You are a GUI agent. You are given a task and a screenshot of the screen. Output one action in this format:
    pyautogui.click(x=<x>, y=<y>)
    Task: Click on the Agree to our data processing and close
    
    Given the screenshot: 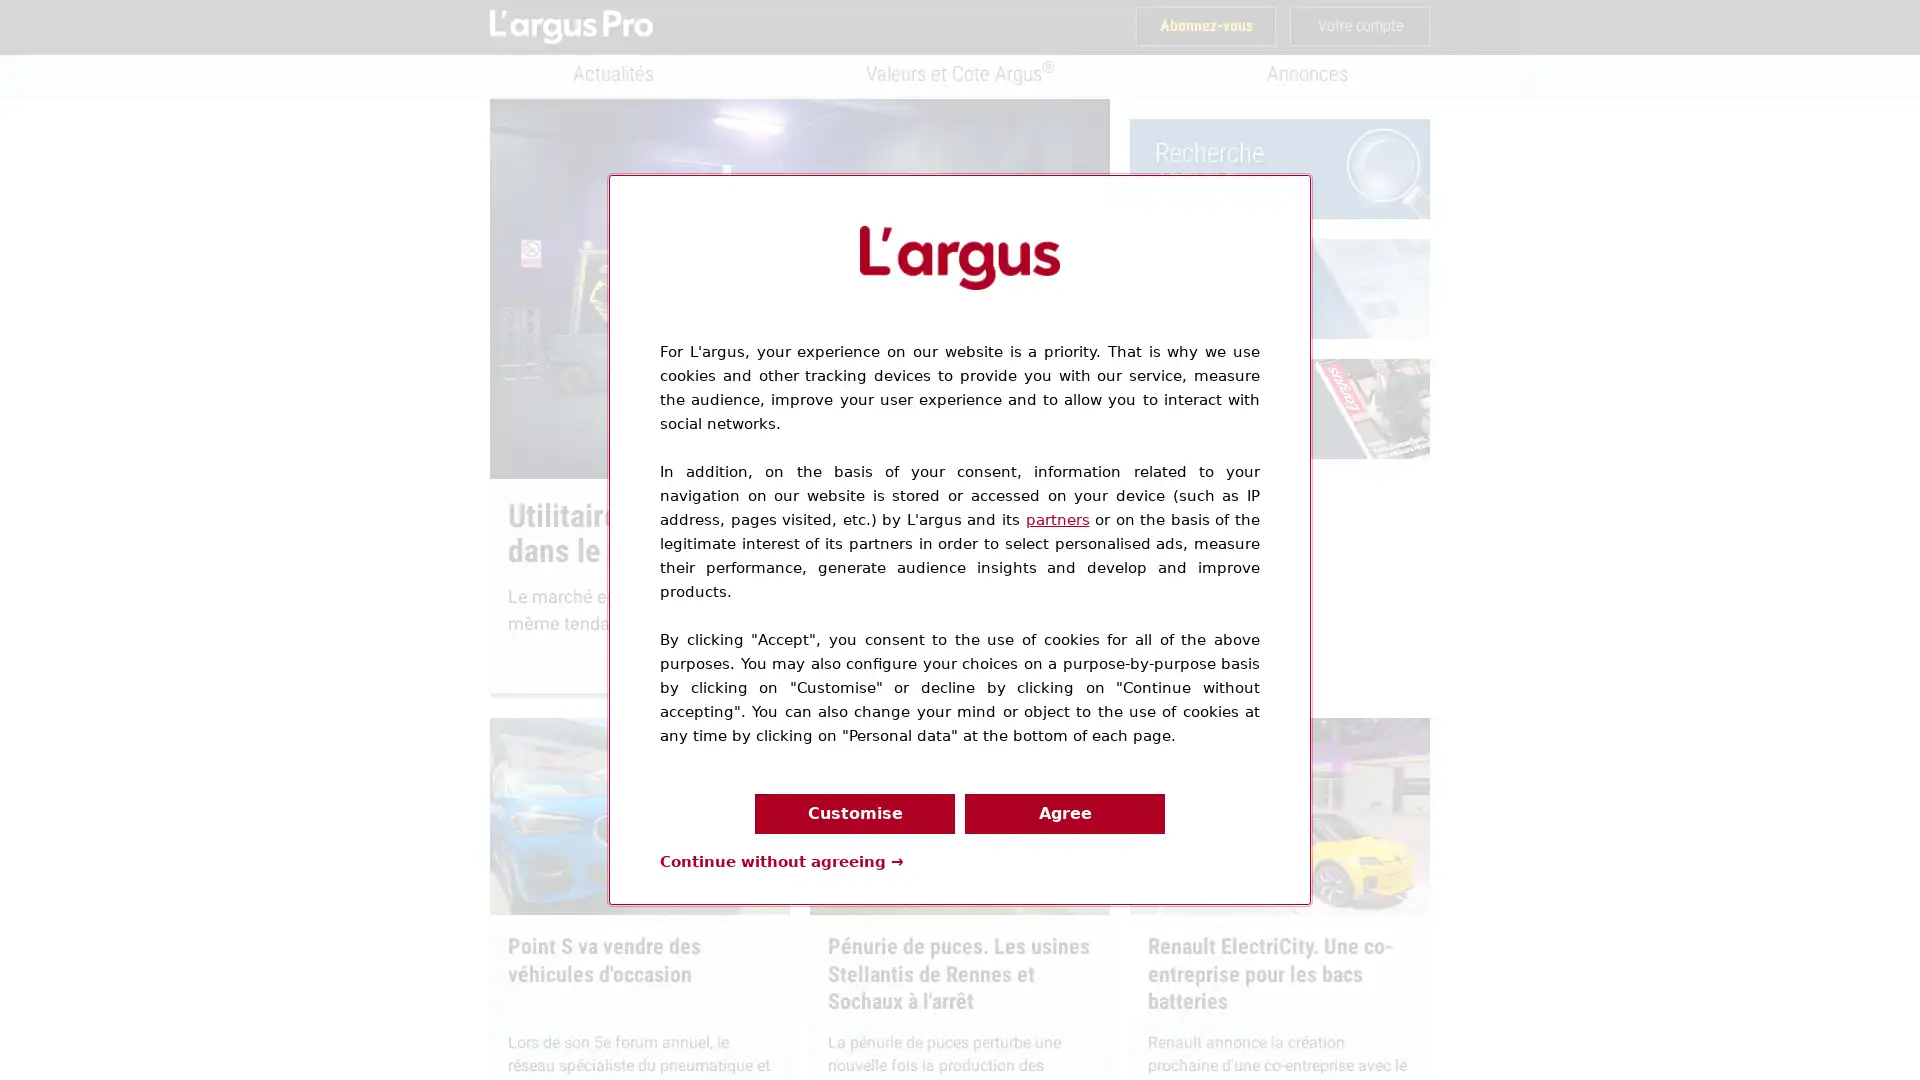 What is the action you would take?
    pyautogui.click(x=1064, y=813)
    